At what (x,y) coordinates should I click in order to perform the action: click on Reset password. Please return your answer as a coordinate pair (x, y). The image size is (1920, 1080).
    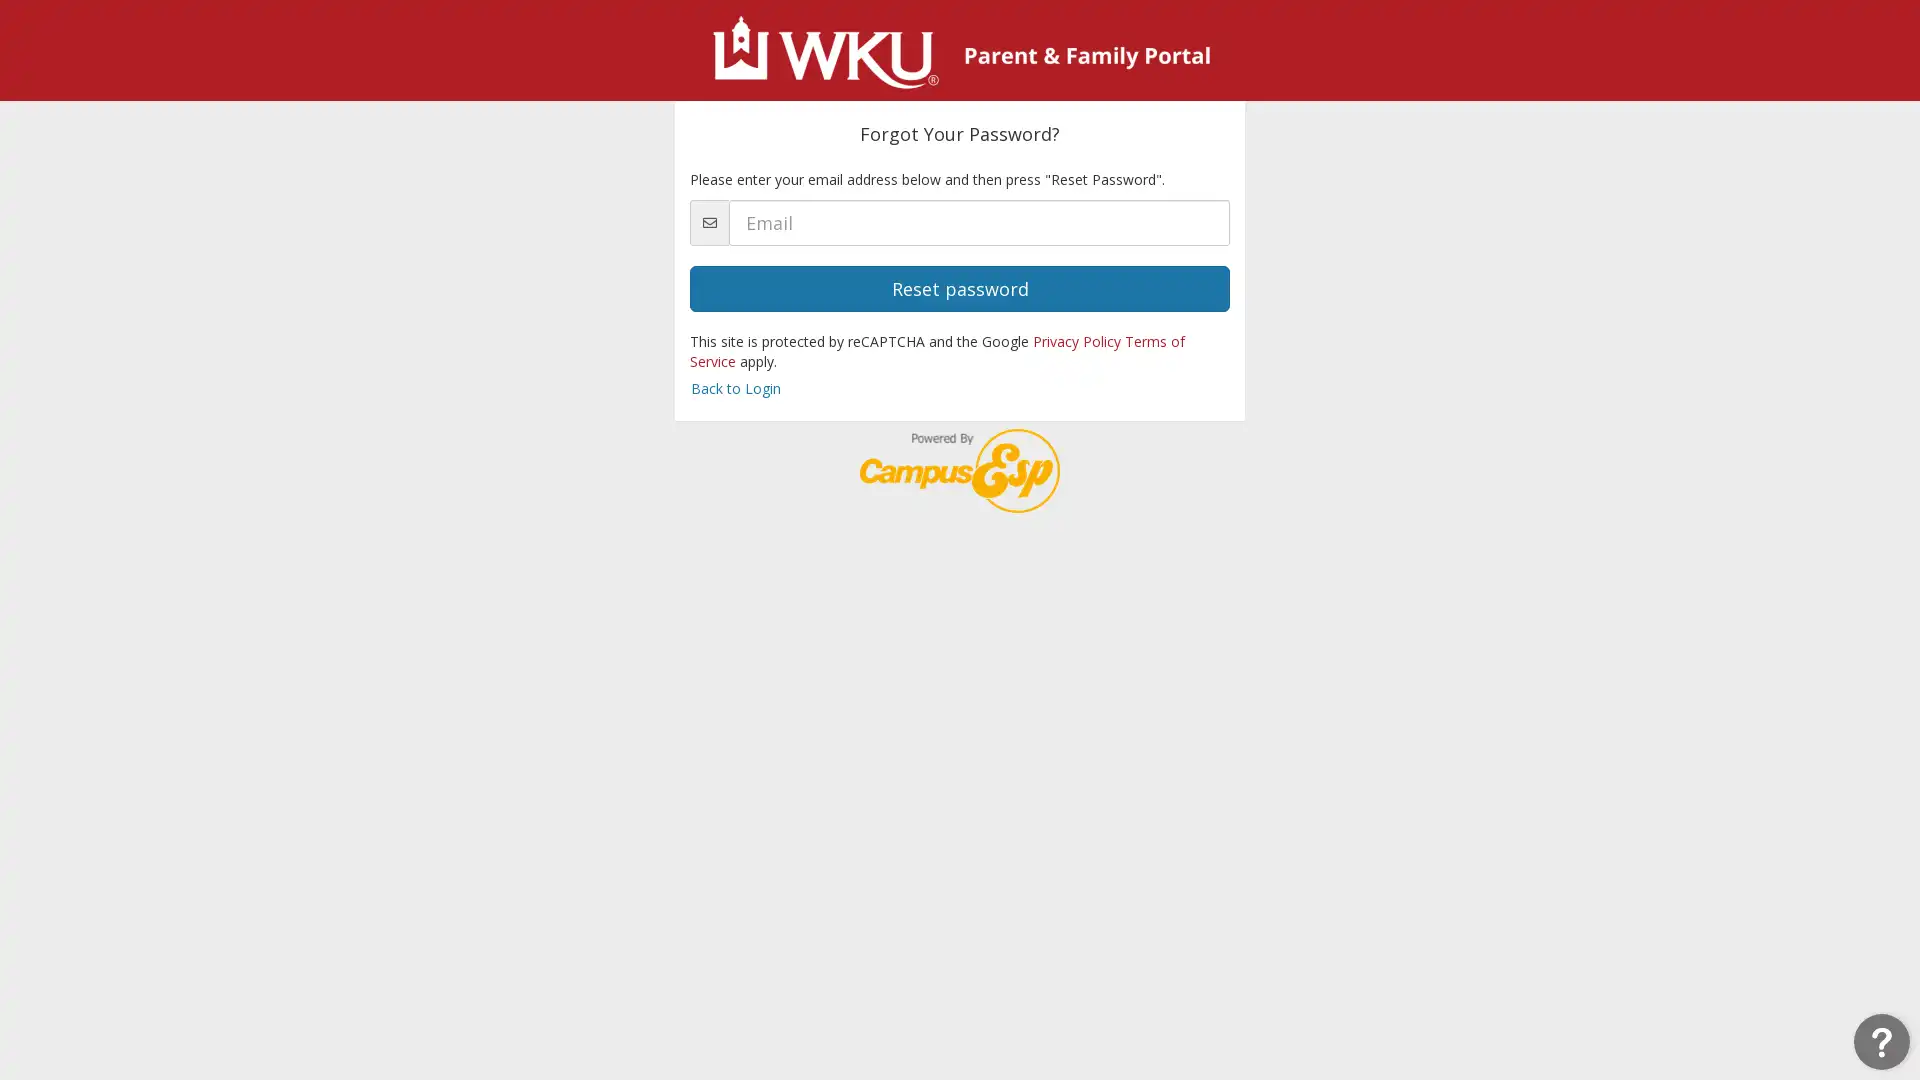
    Looking at the image, I should click on (960, 288).